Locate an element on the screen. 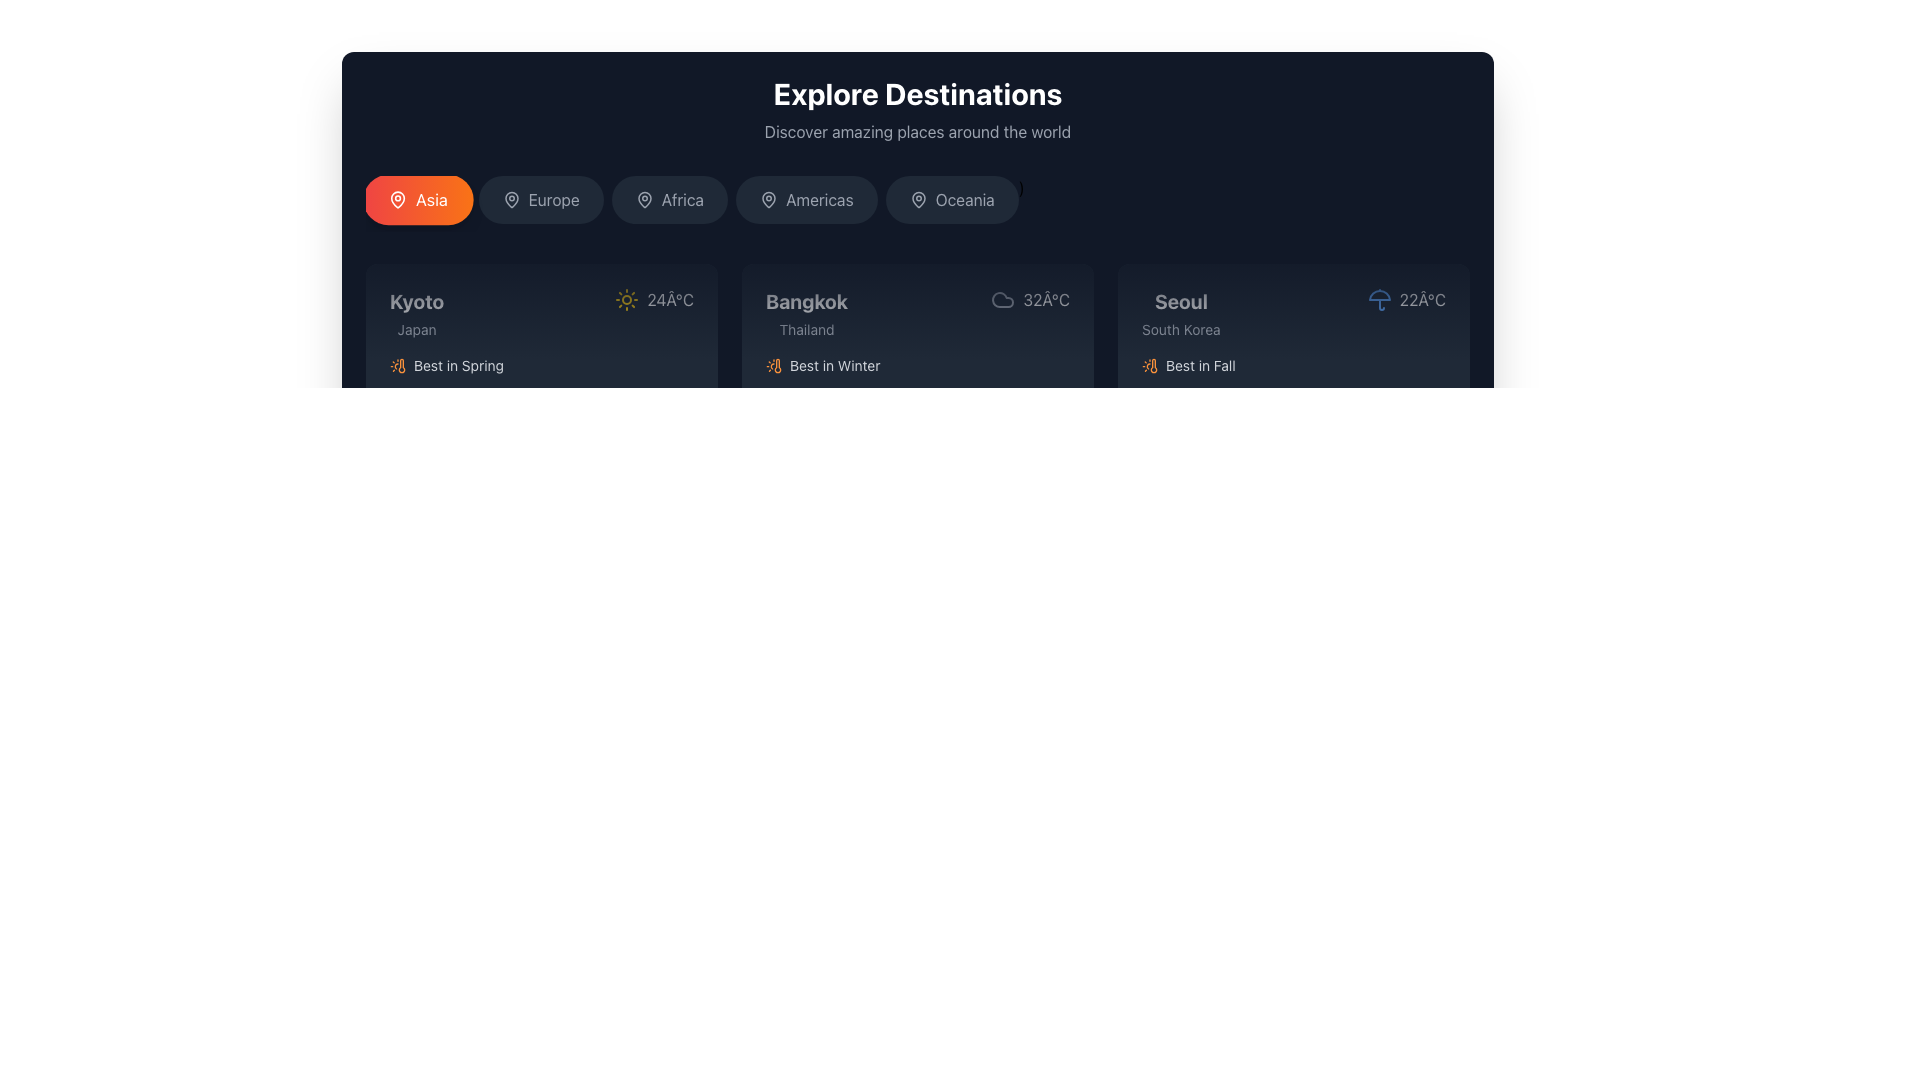  the gradient overlay at the top of the card layout representing 'Bangkok' is located at coordinates (916, 312).